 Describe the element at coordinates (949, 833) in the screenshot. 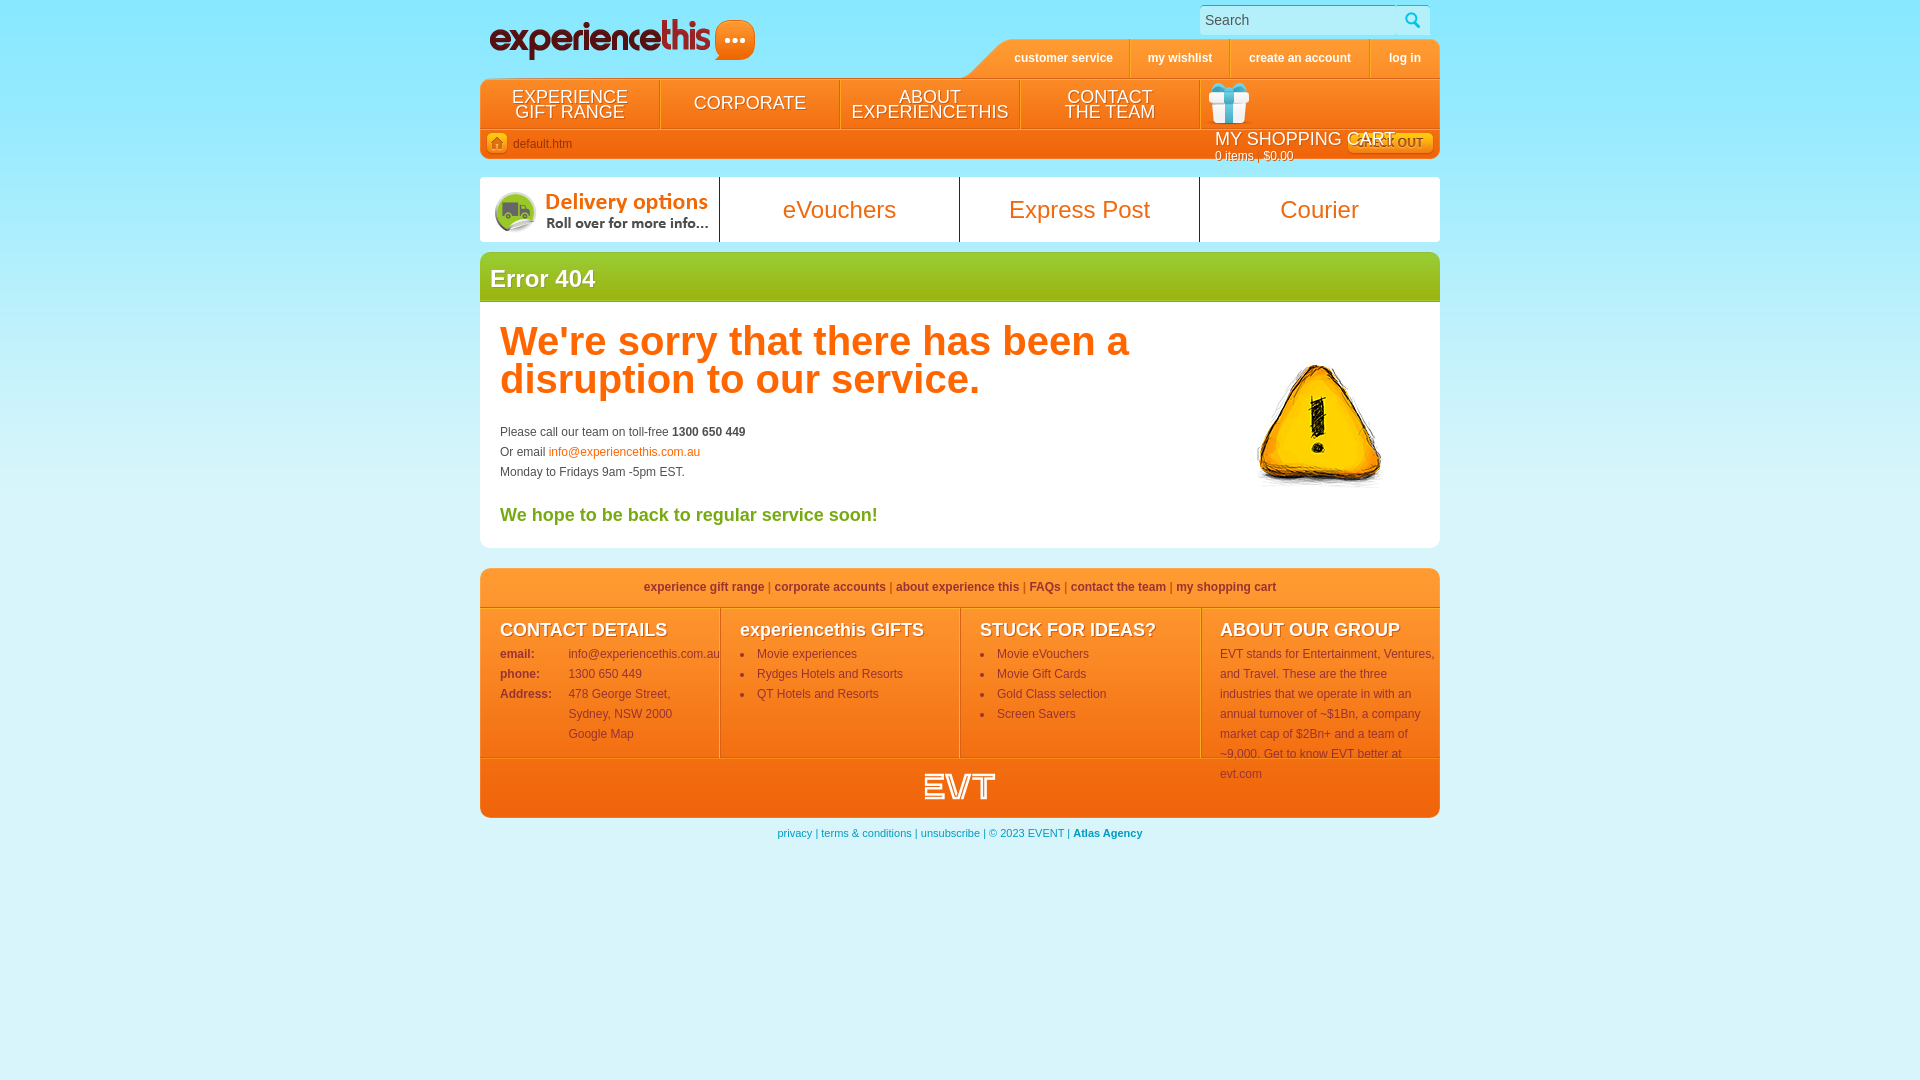

I see `'unsubscribe'` at that location.